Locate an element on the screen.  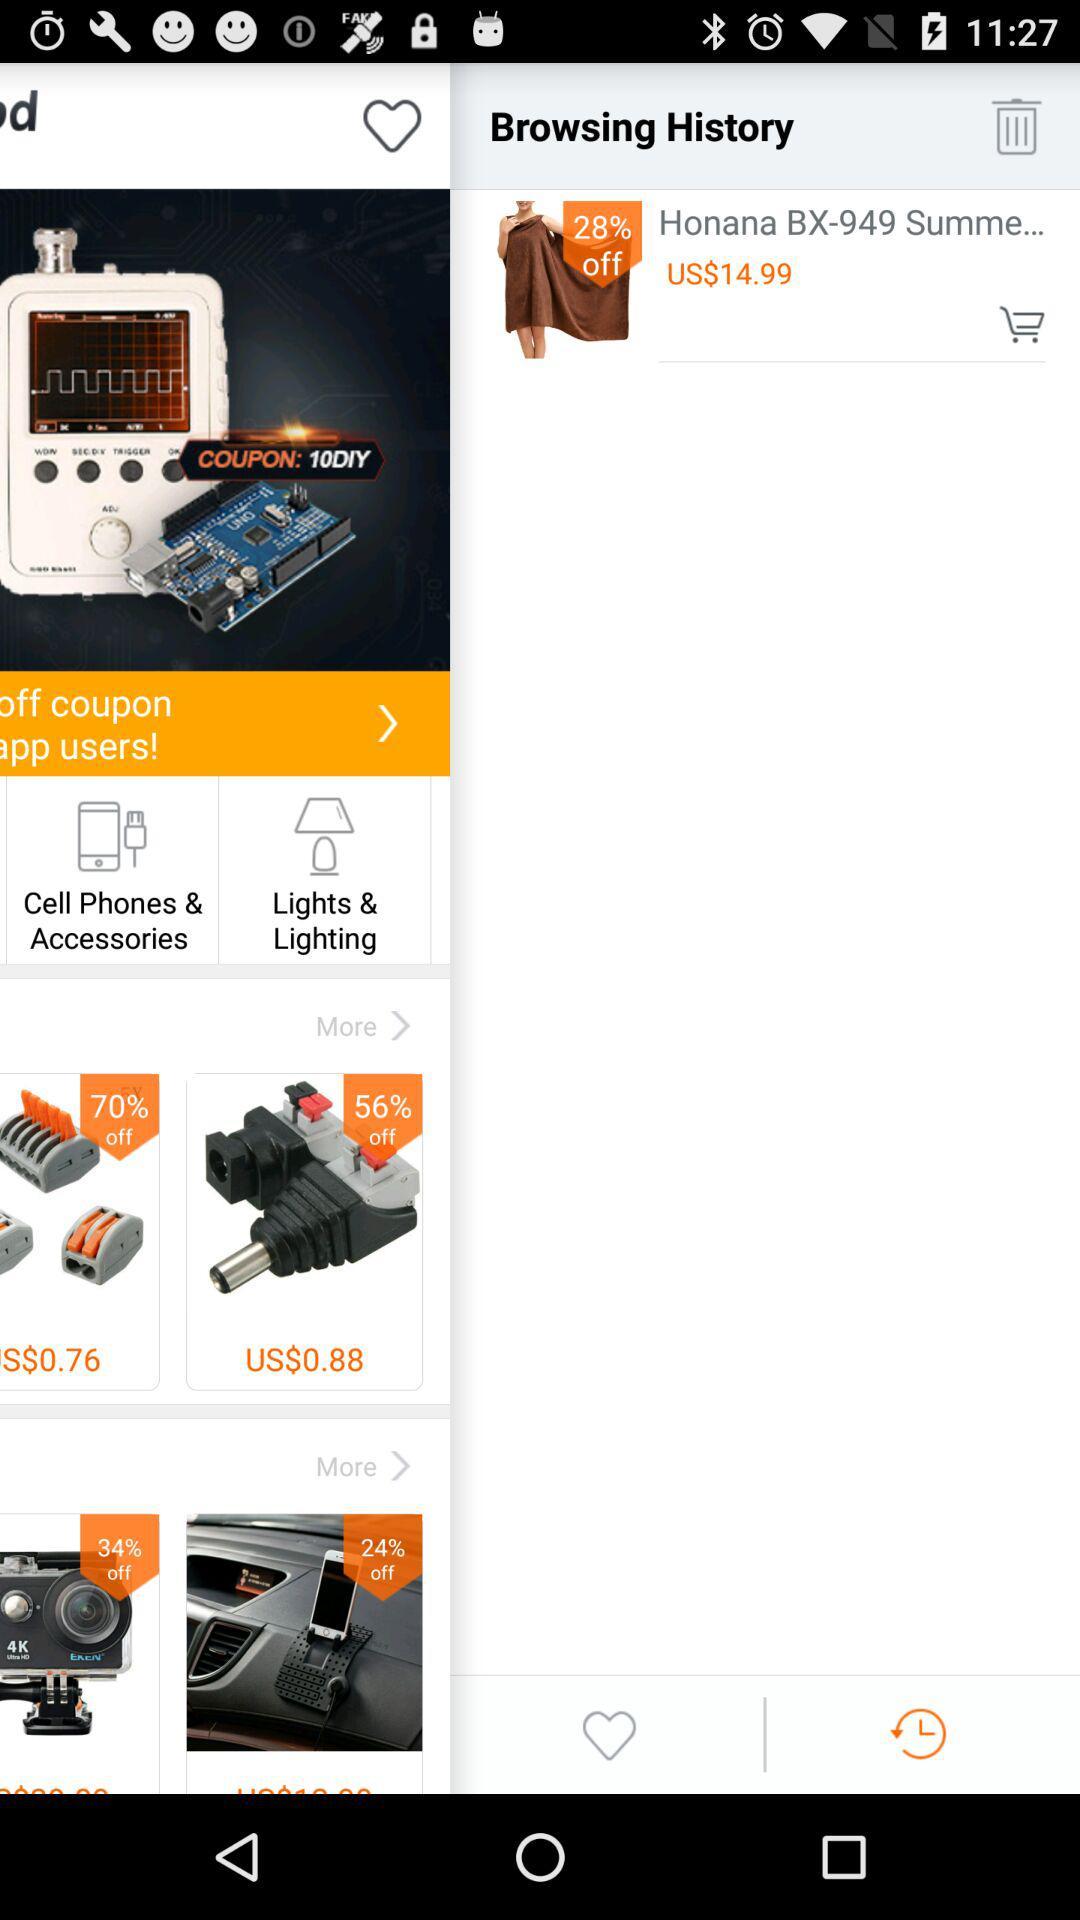
delete browsing history is located at coordinates (1016, 124).